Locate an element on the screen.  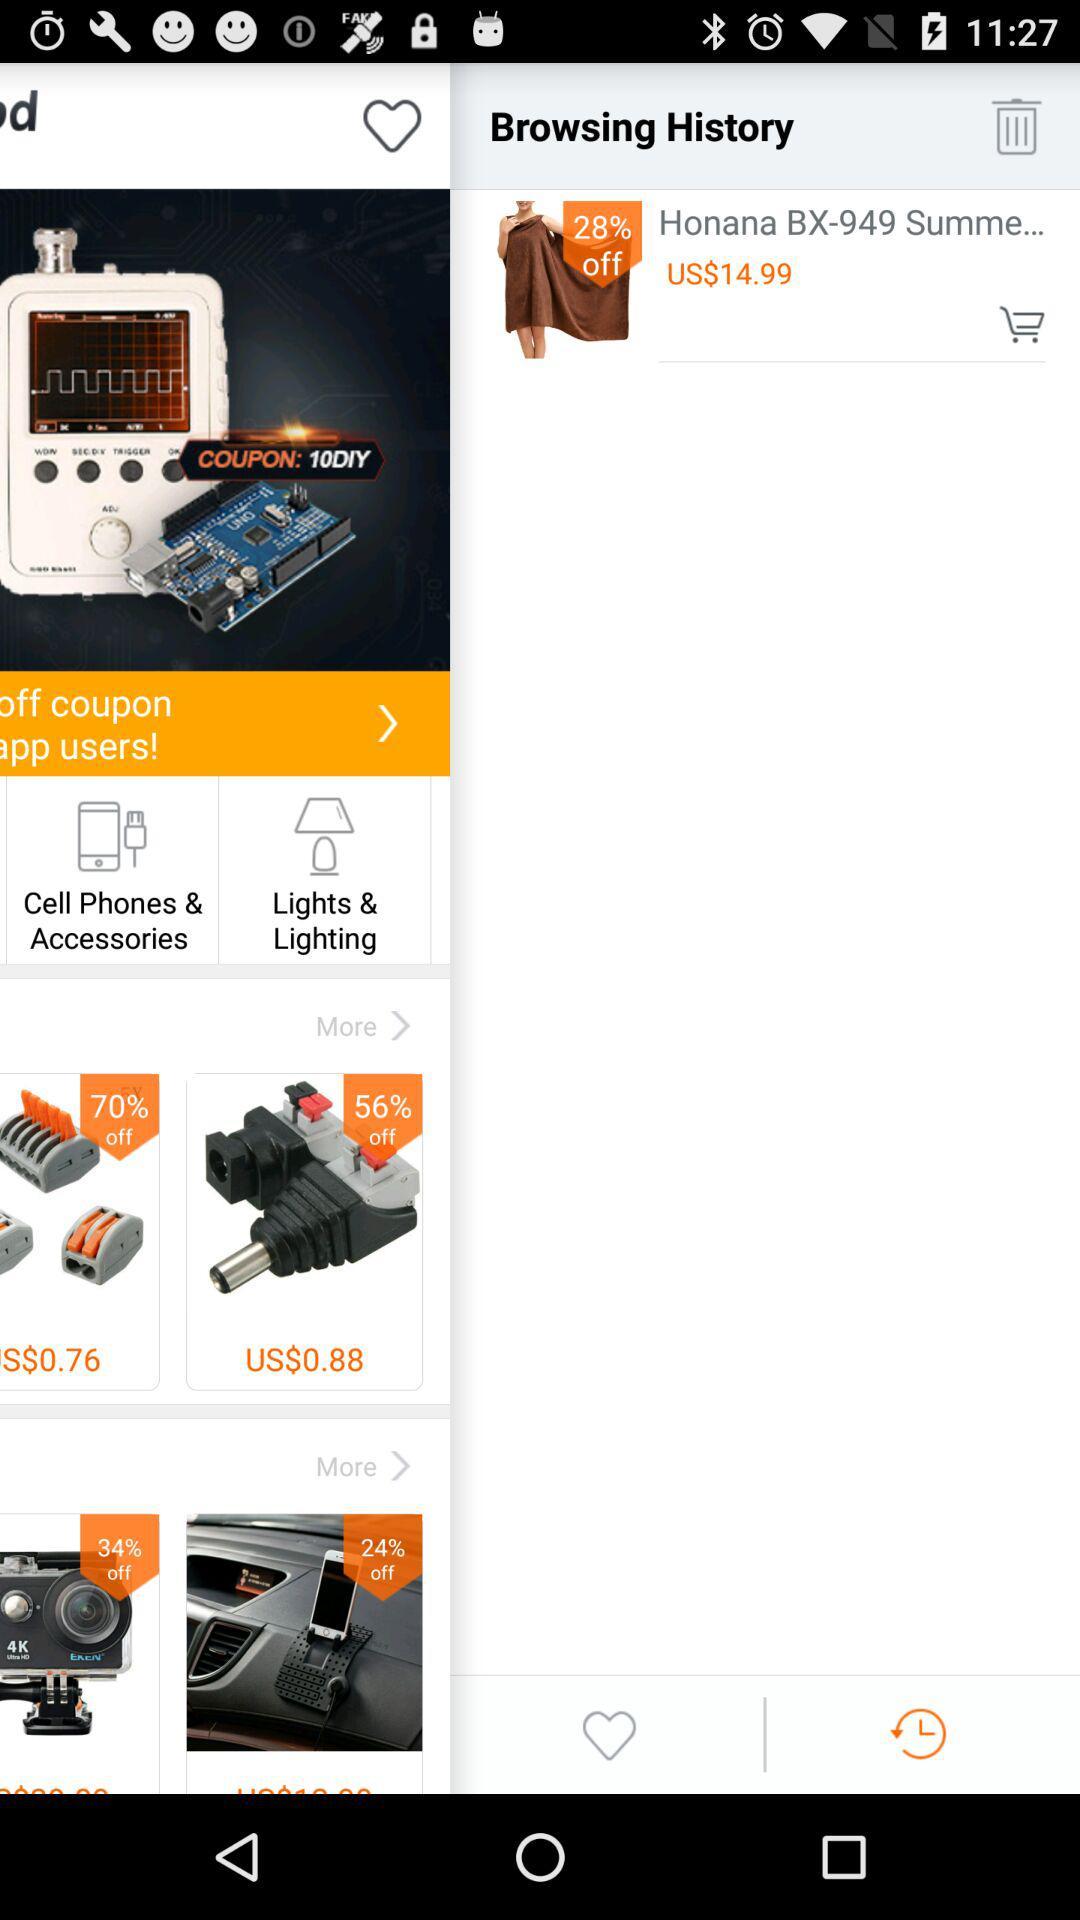
delete browsing history is located at coordinates (1016, 124).